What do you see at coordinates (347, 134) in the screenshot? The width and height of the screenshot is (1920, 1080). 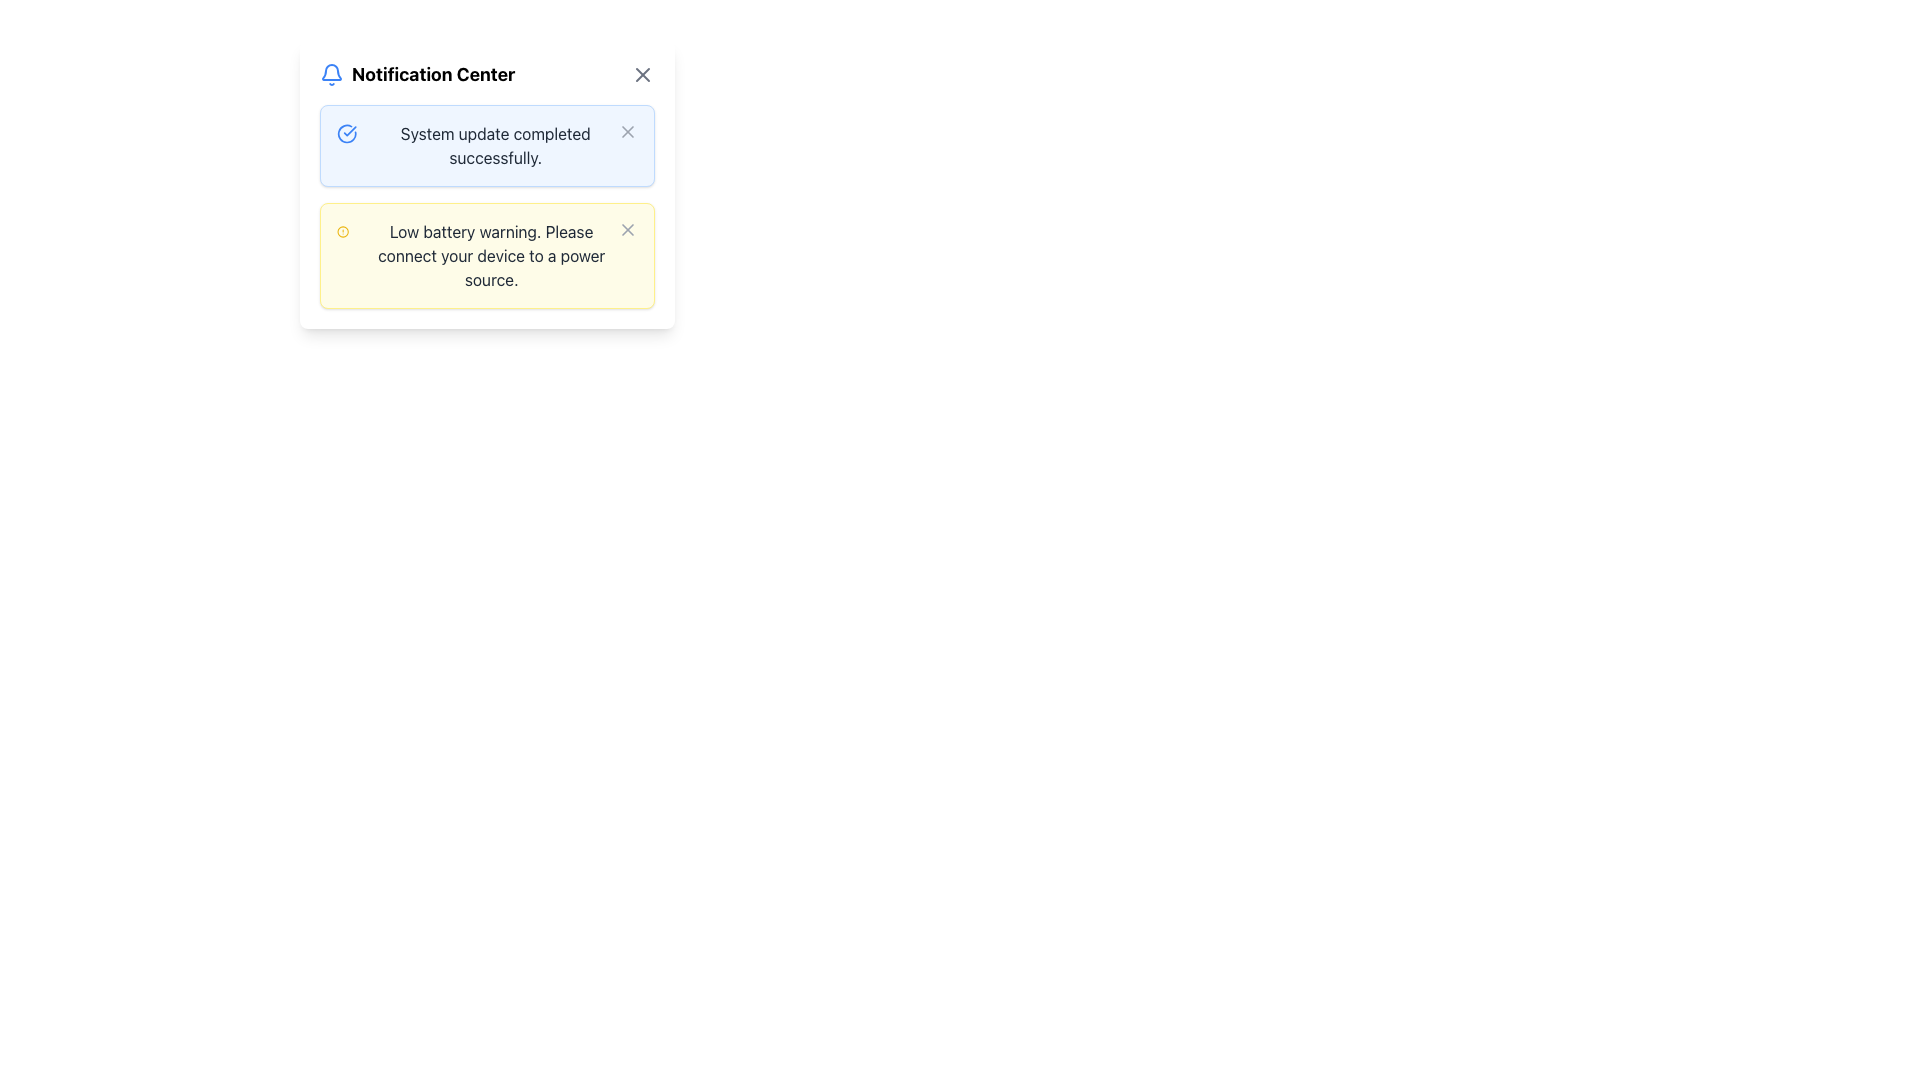 I see `the visual indicator representing the successful completion of a system update within the notification card titled 'System update completed successfully'` at bounding box center [347, 134].